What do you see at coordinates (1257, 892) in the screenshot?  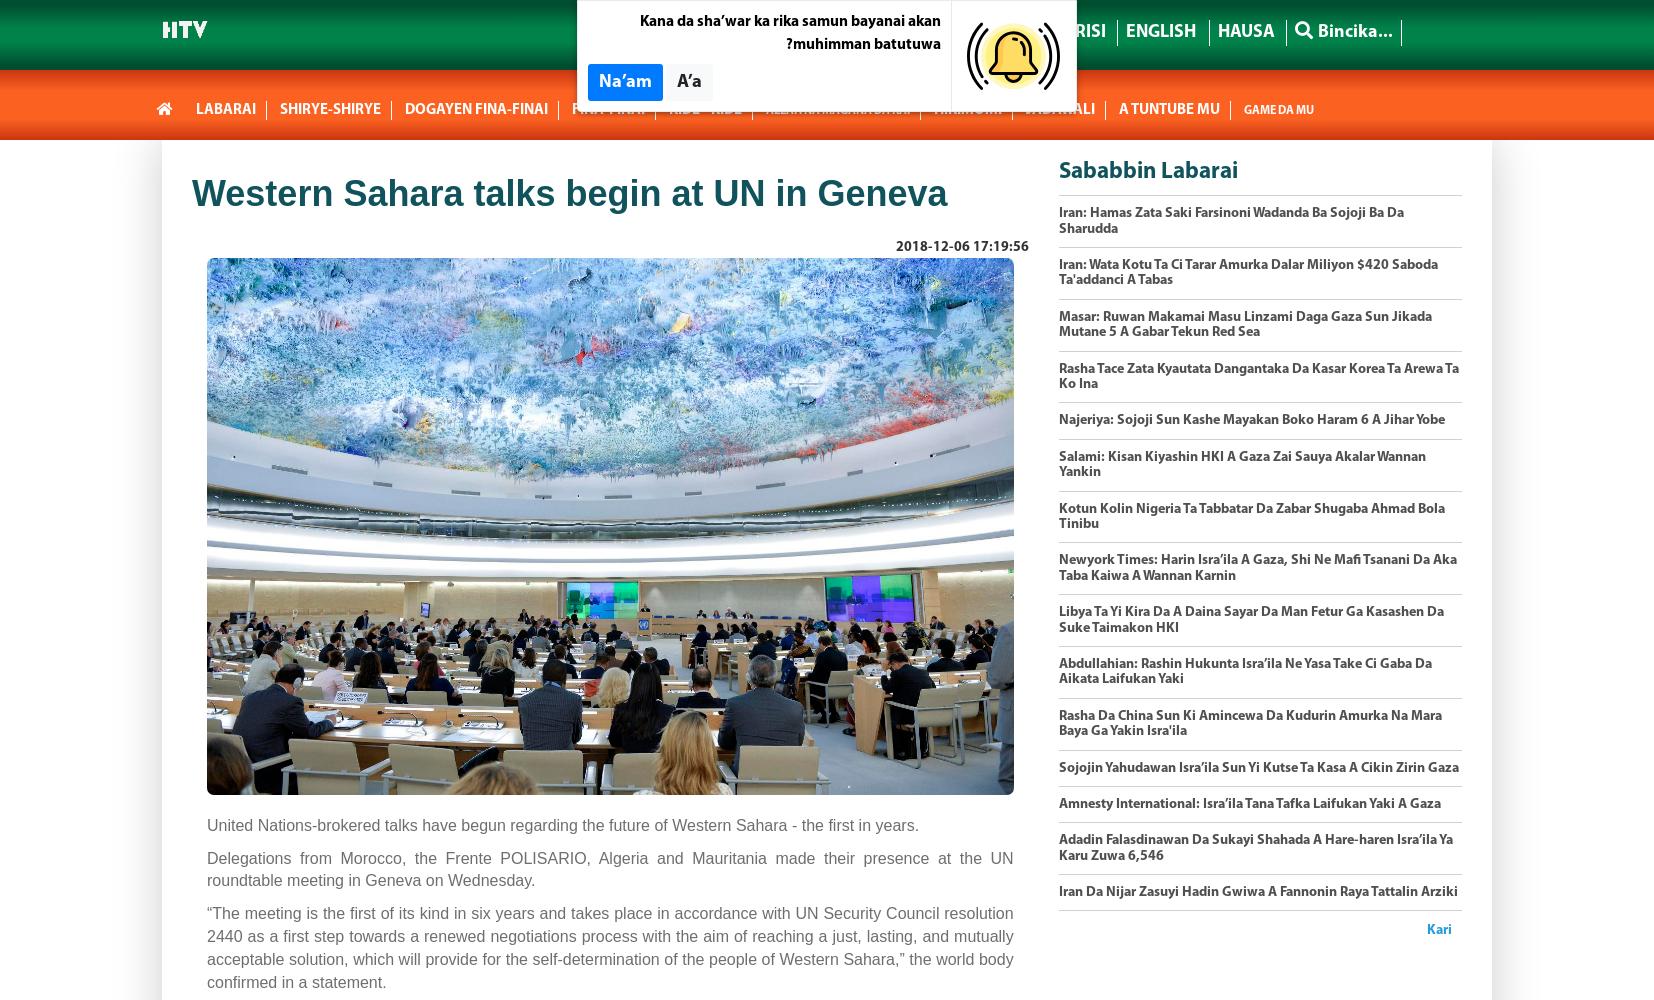 I see `'Iran Da Nijar Zasuyi Hadin Gwiwa A Fannonin Raya Tattalin Arziki'` at bounding box center [1257, 892].